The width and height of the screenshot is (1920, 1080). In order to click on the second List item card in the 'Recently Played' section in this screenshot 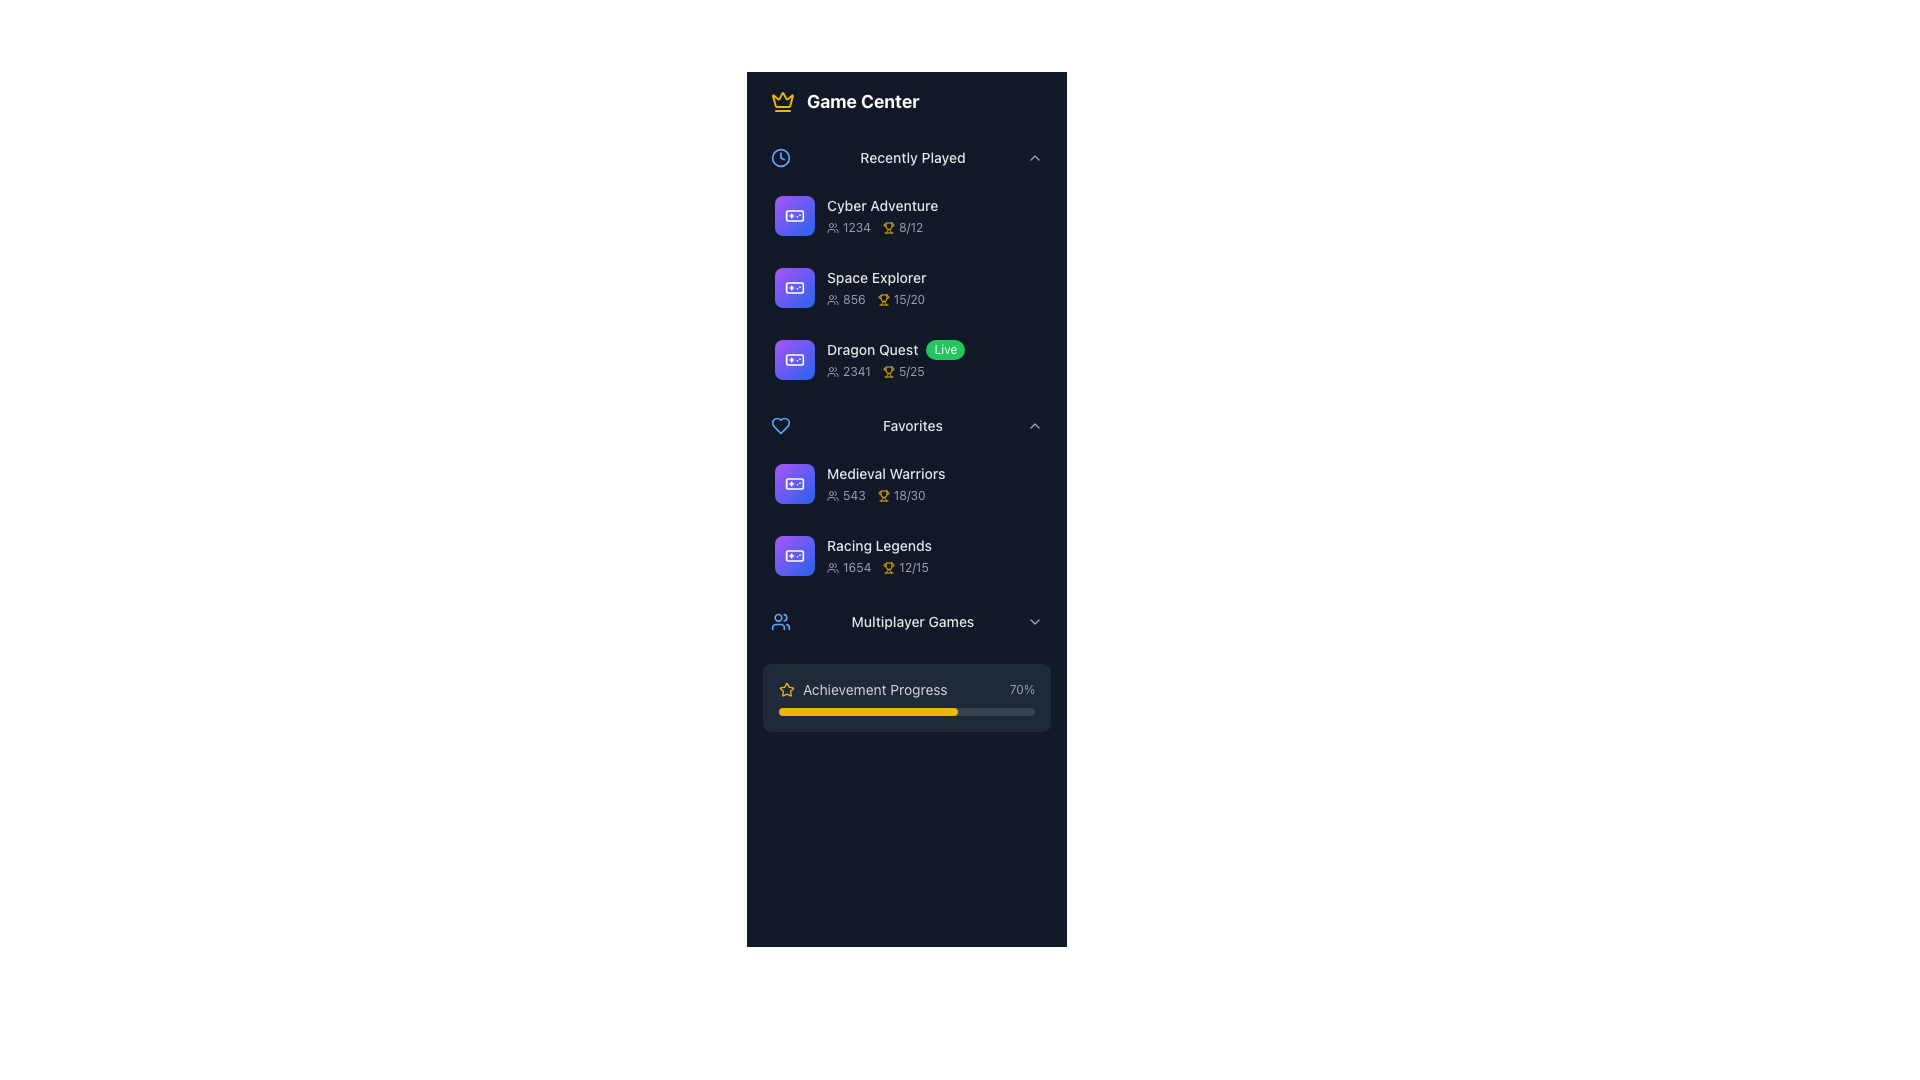, I will do `click(906, 288)`.